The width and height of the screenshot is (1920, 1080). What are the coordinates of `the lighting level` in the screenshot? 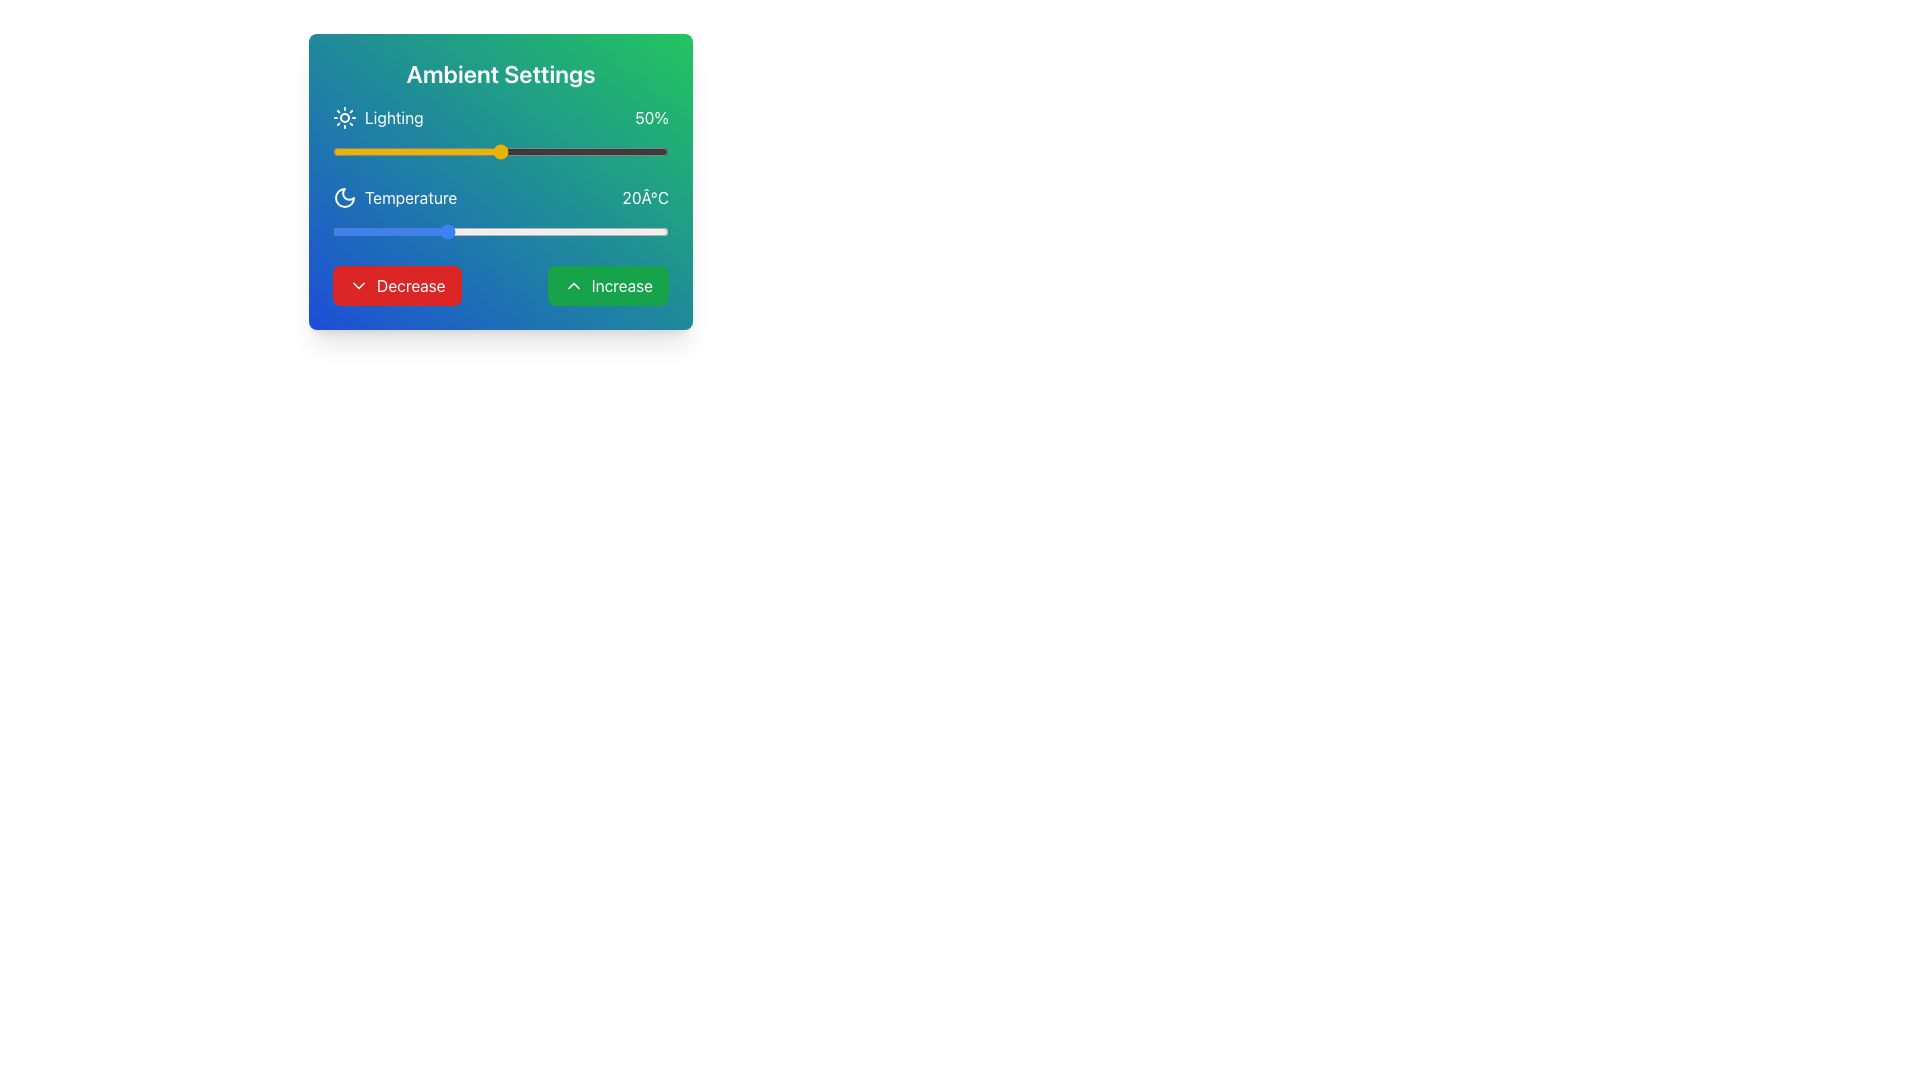 It's located at (541, 150).